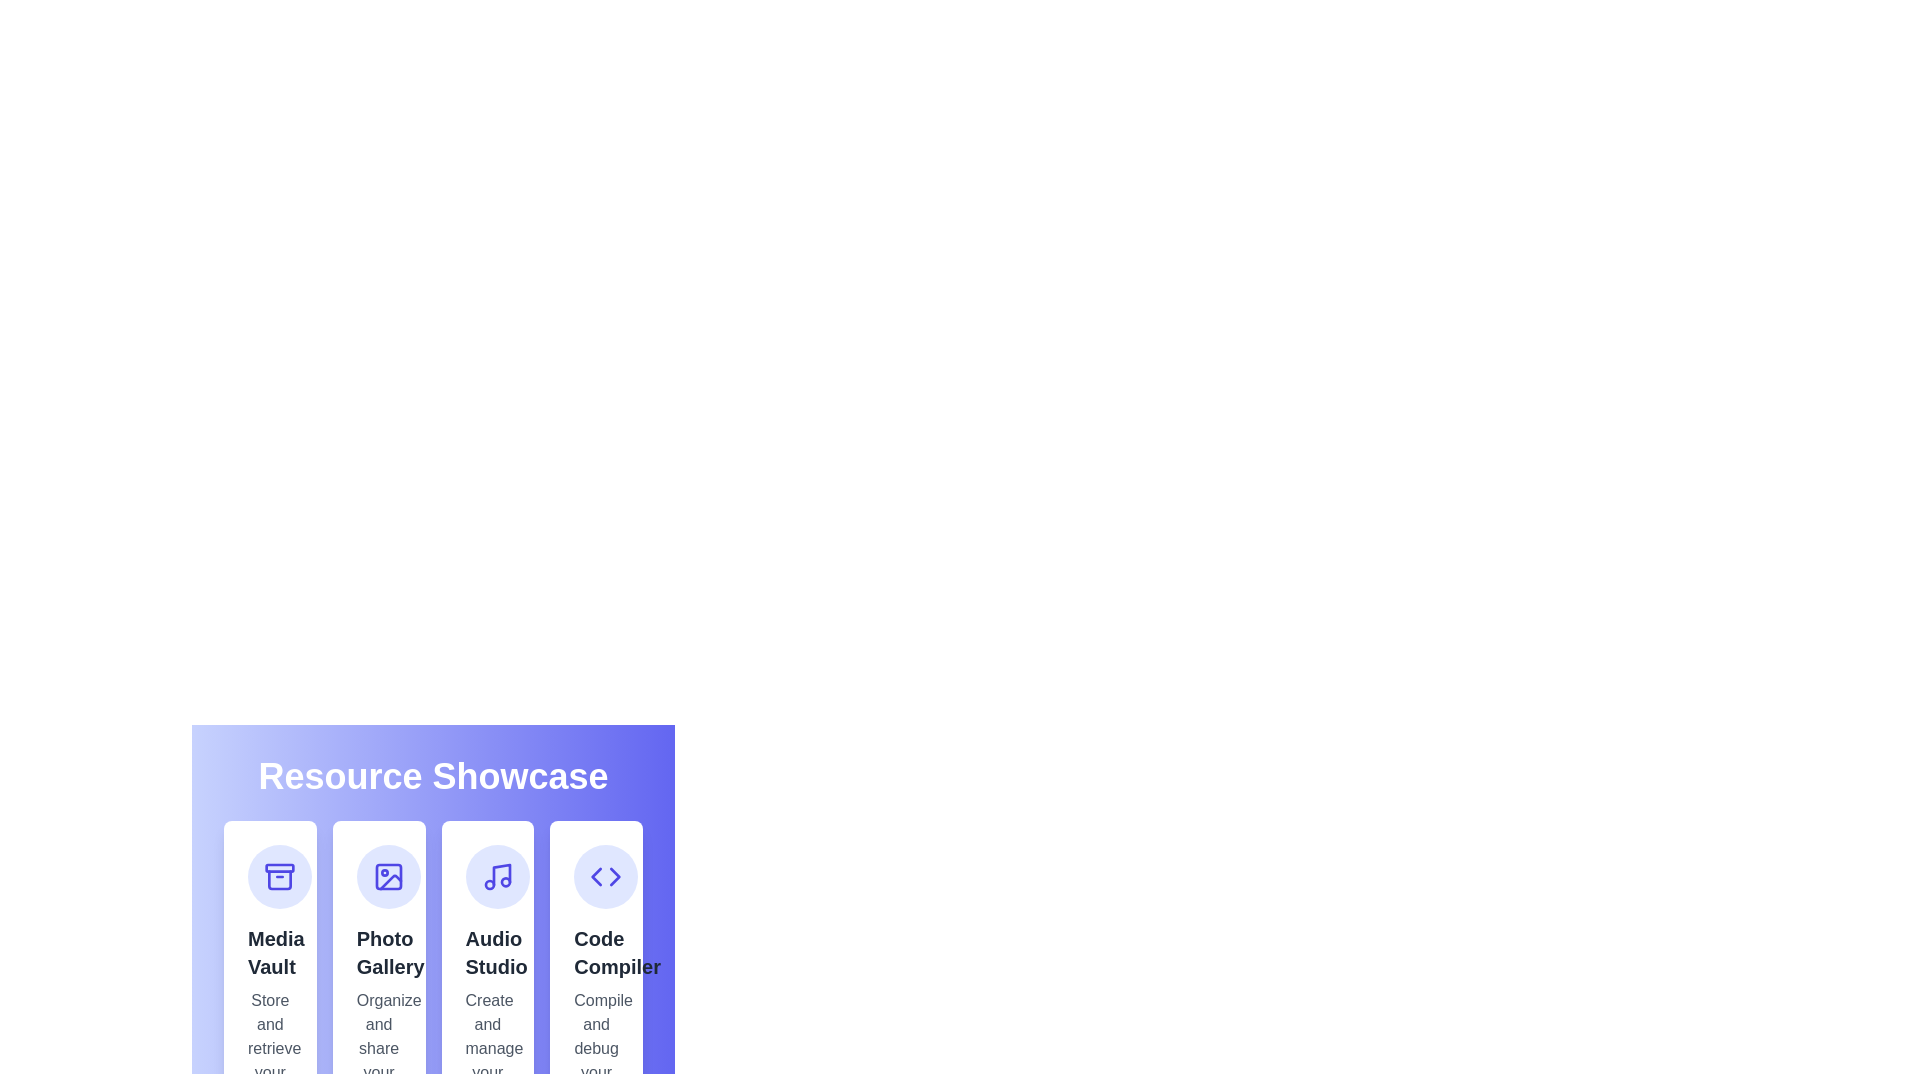 This screenshot has height=1080, width=1920. I want to click on the 'Audio Studio' icon located in the top-center section of the third card from the left in the 'Resource Showcase' section, so click(497, 875).